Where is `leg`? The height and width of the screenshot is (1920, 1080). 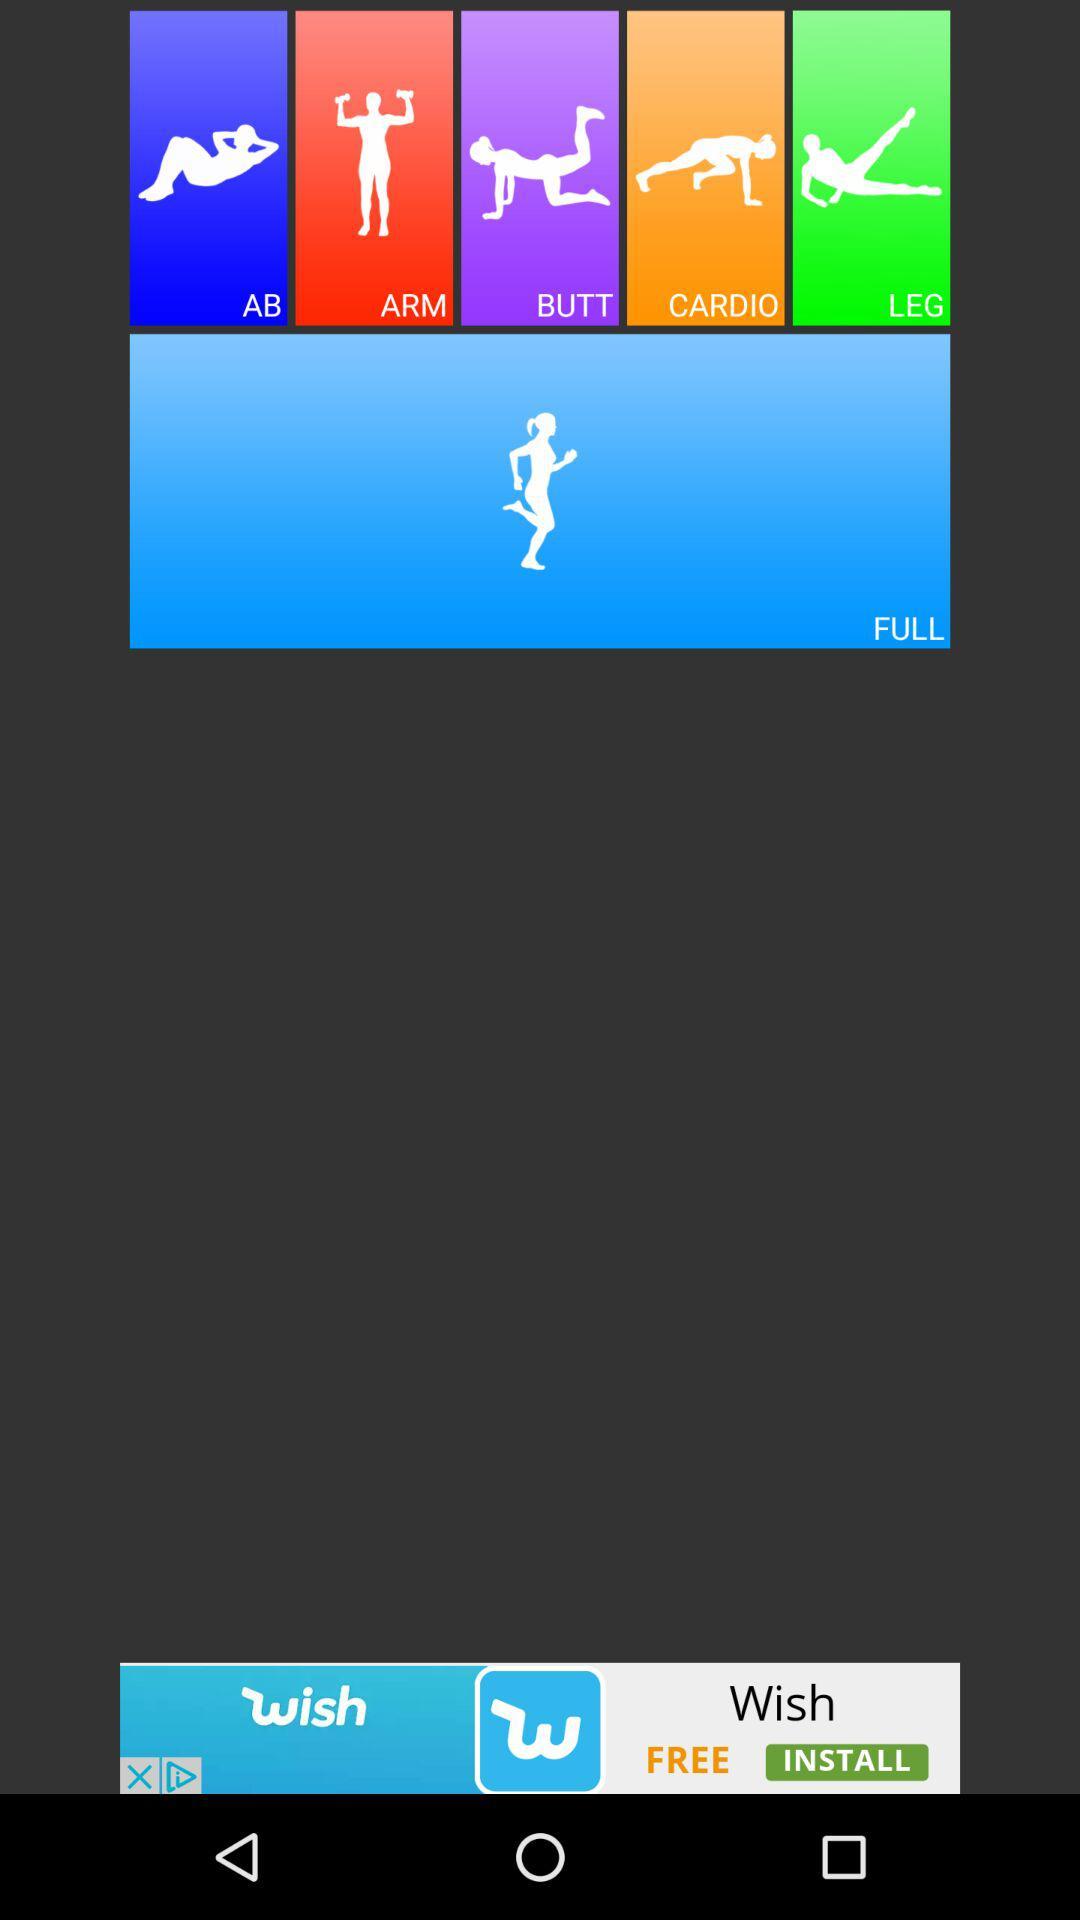 leg is located at coordinates (870, 168).